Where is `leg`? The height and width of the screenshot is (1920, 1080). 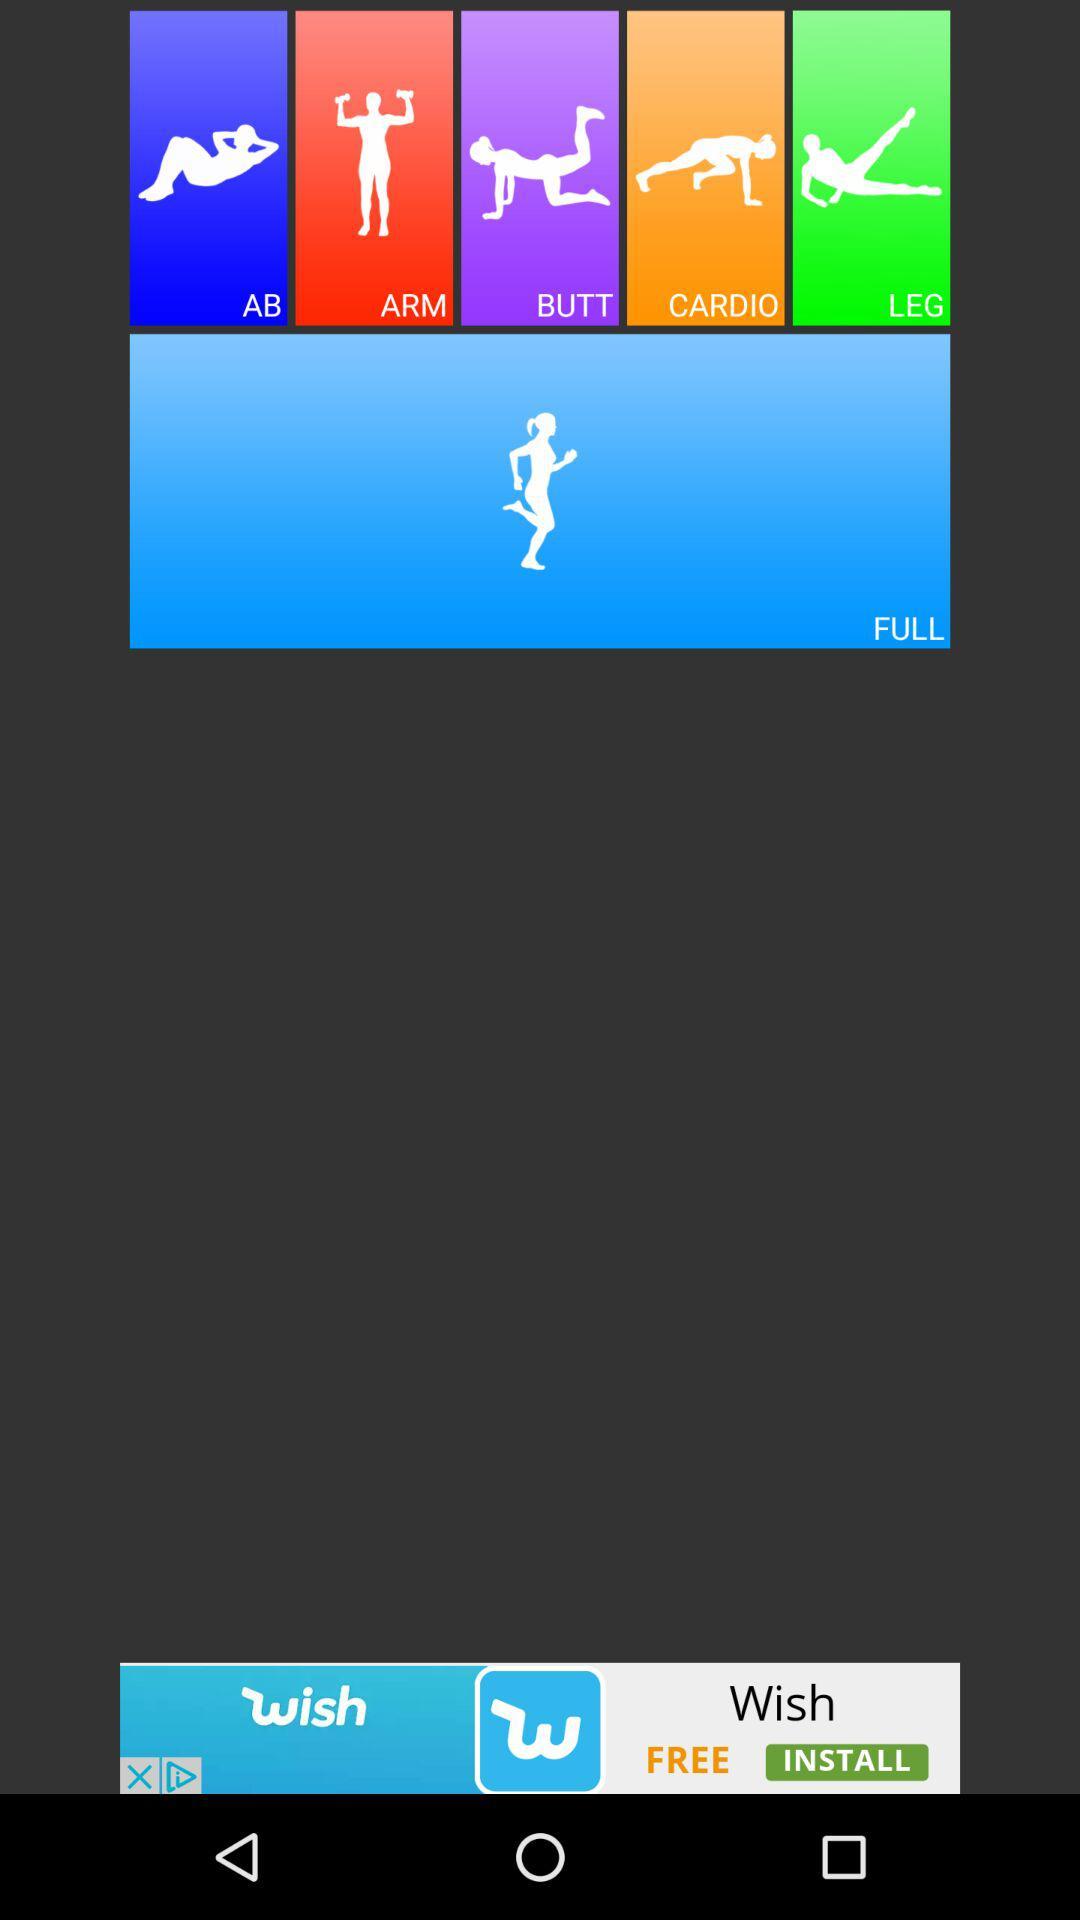 leg is located at coordinates (870, 168).